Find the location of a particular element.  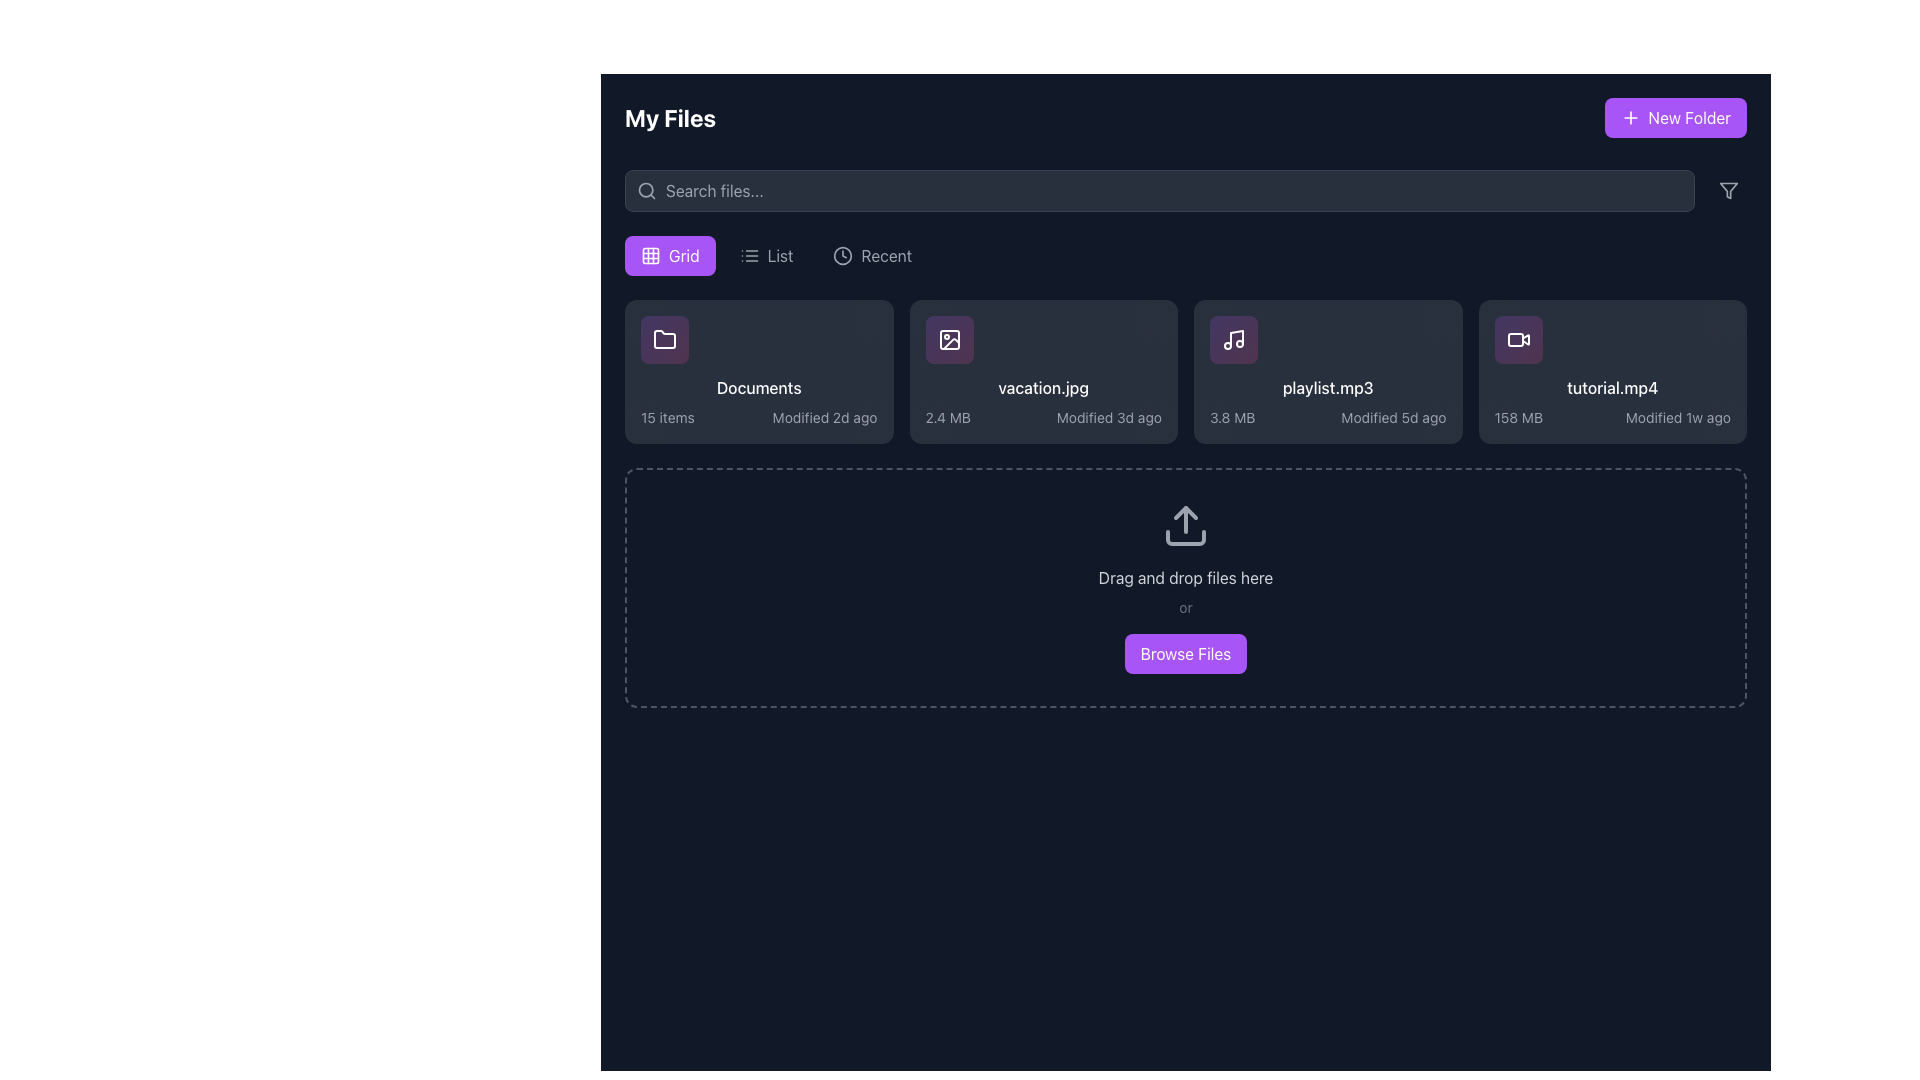

the purple gradient folder icon with a white outlined glyph is located at coordinates (665, 338).